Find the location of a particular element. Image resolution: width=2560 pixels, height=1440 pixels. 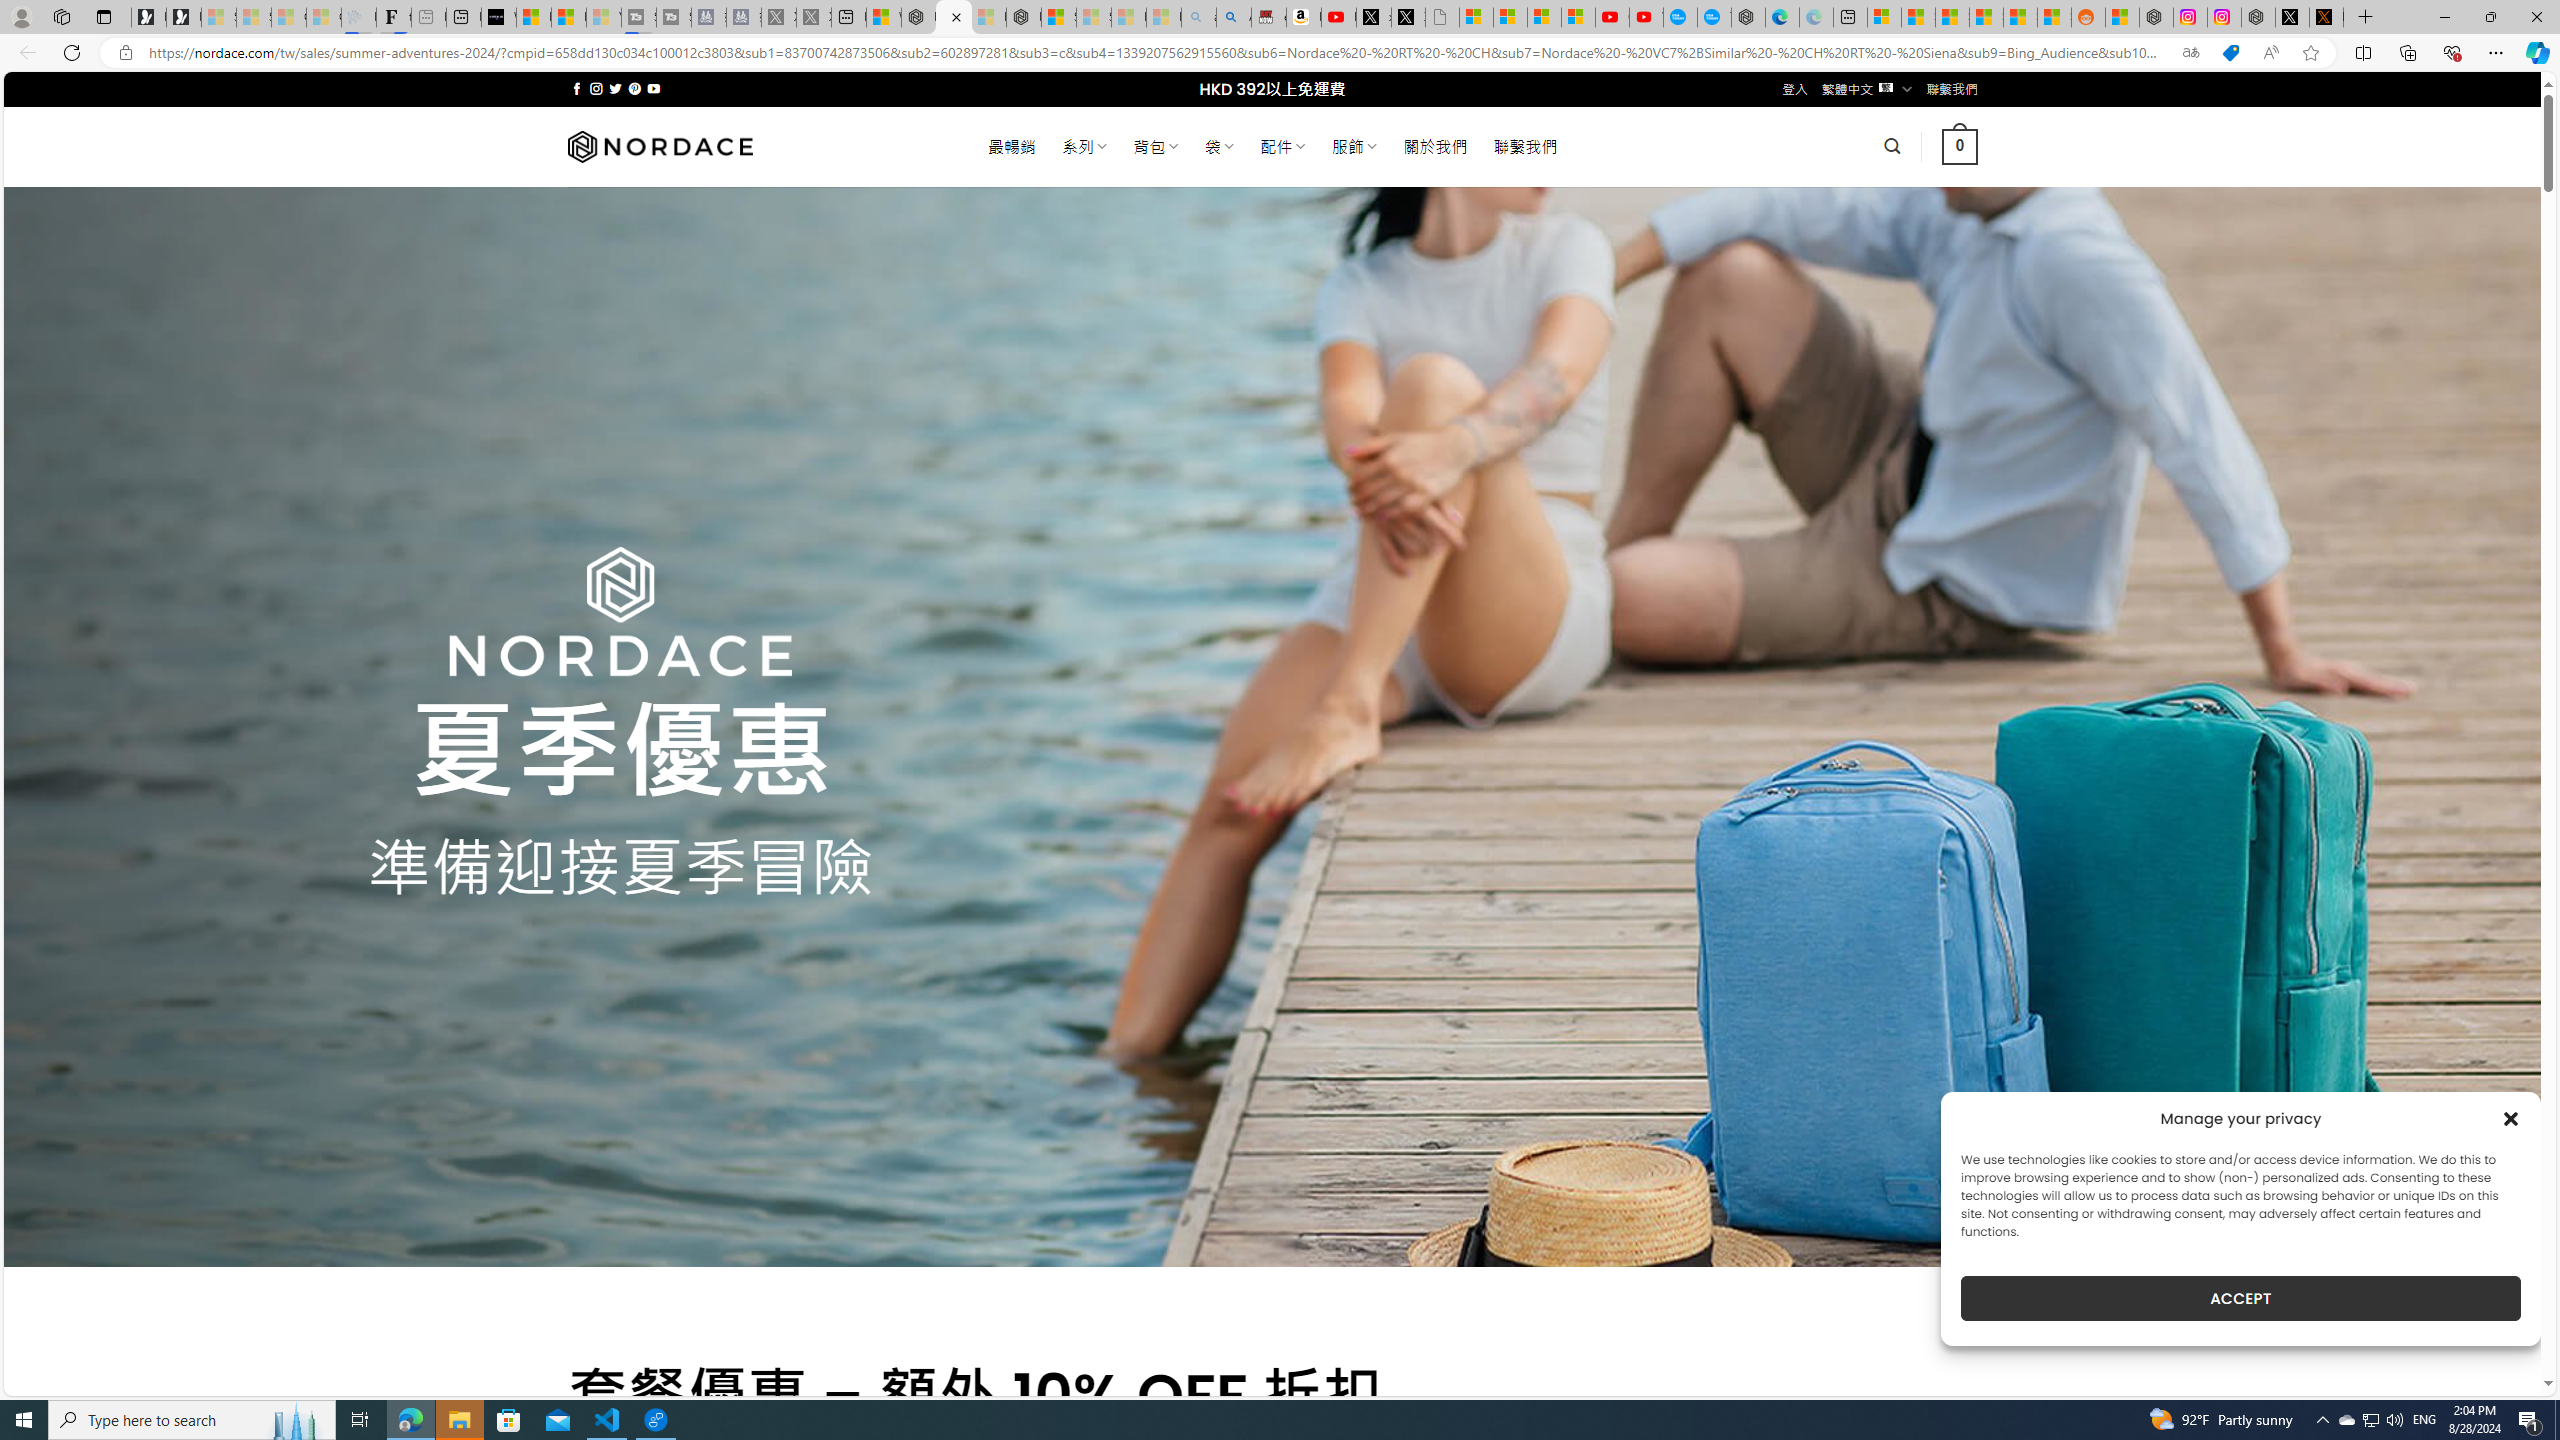

'Gloom - YouTube' is located at coordinates (1611, 16).